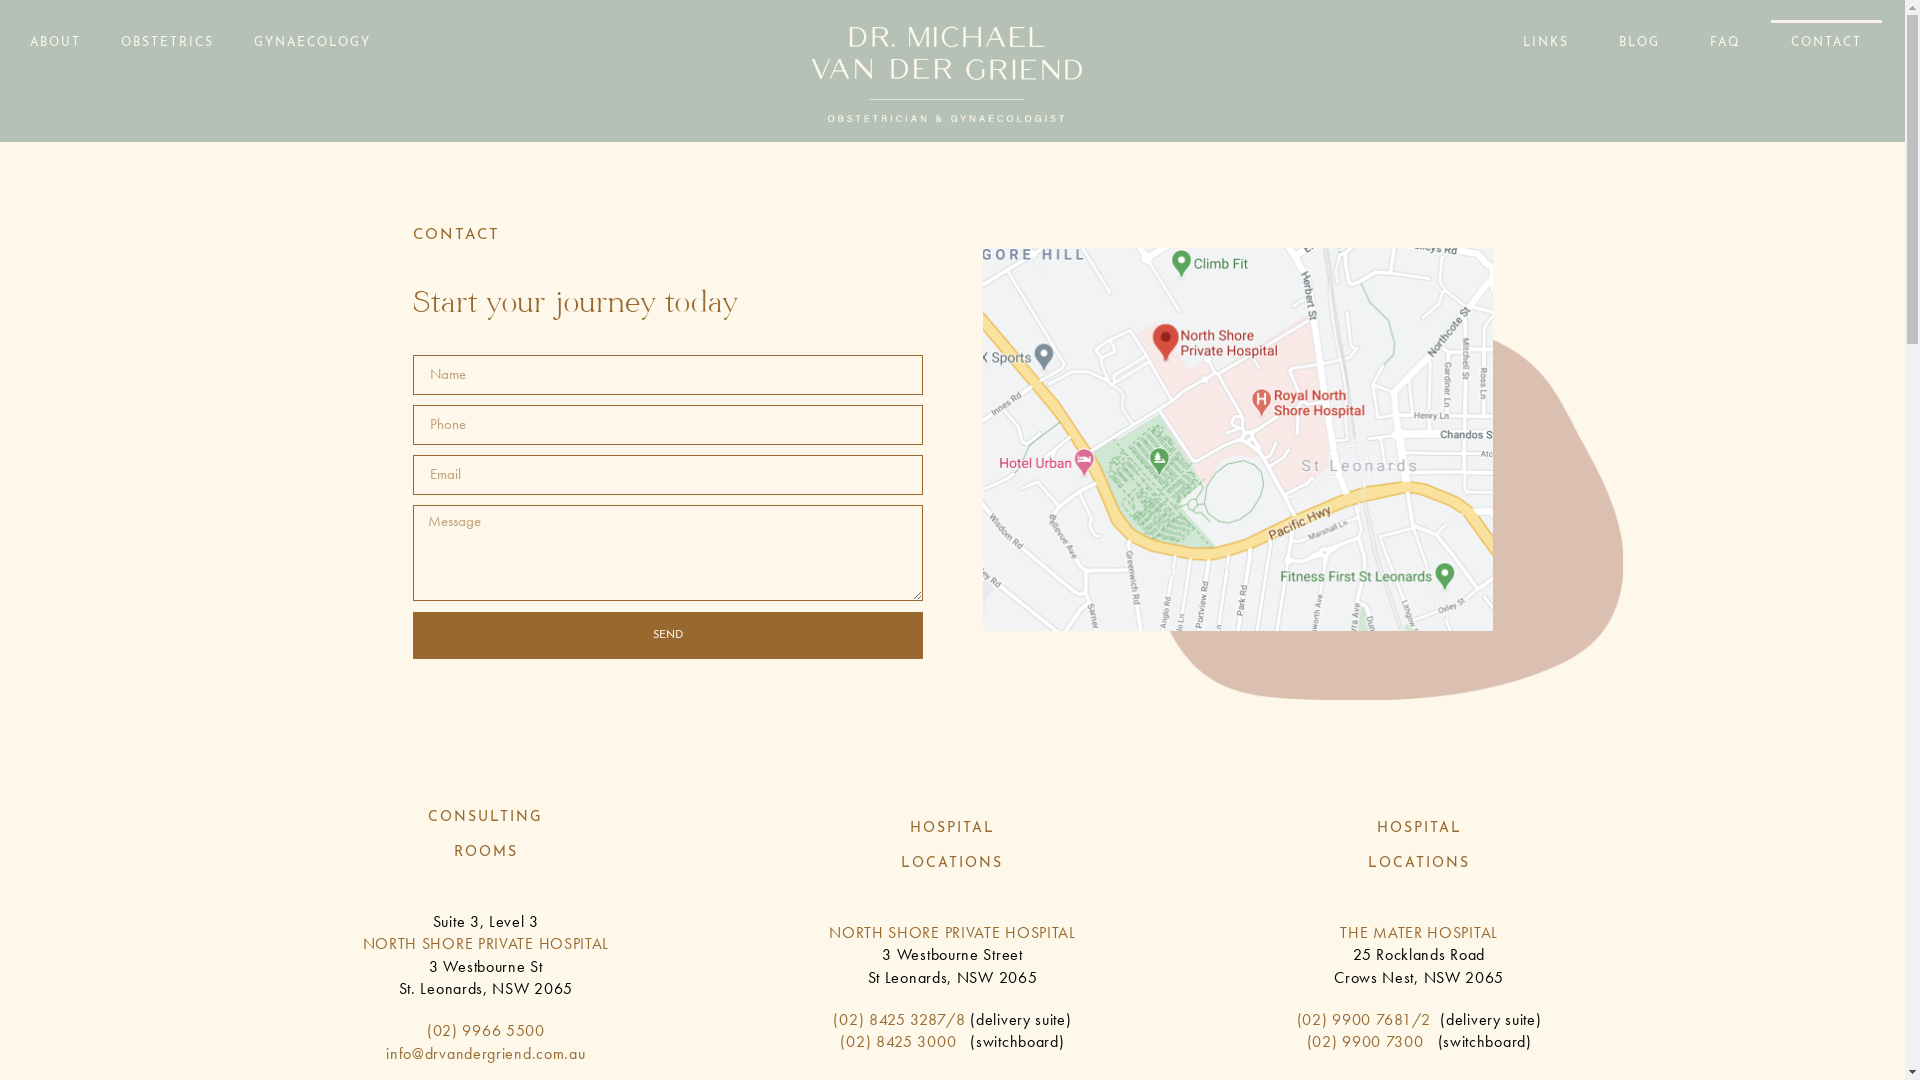  Describe the element at coordinates (1371, 1040) in the screenshot. I see `'(02) 9900 7300   '` at that location.